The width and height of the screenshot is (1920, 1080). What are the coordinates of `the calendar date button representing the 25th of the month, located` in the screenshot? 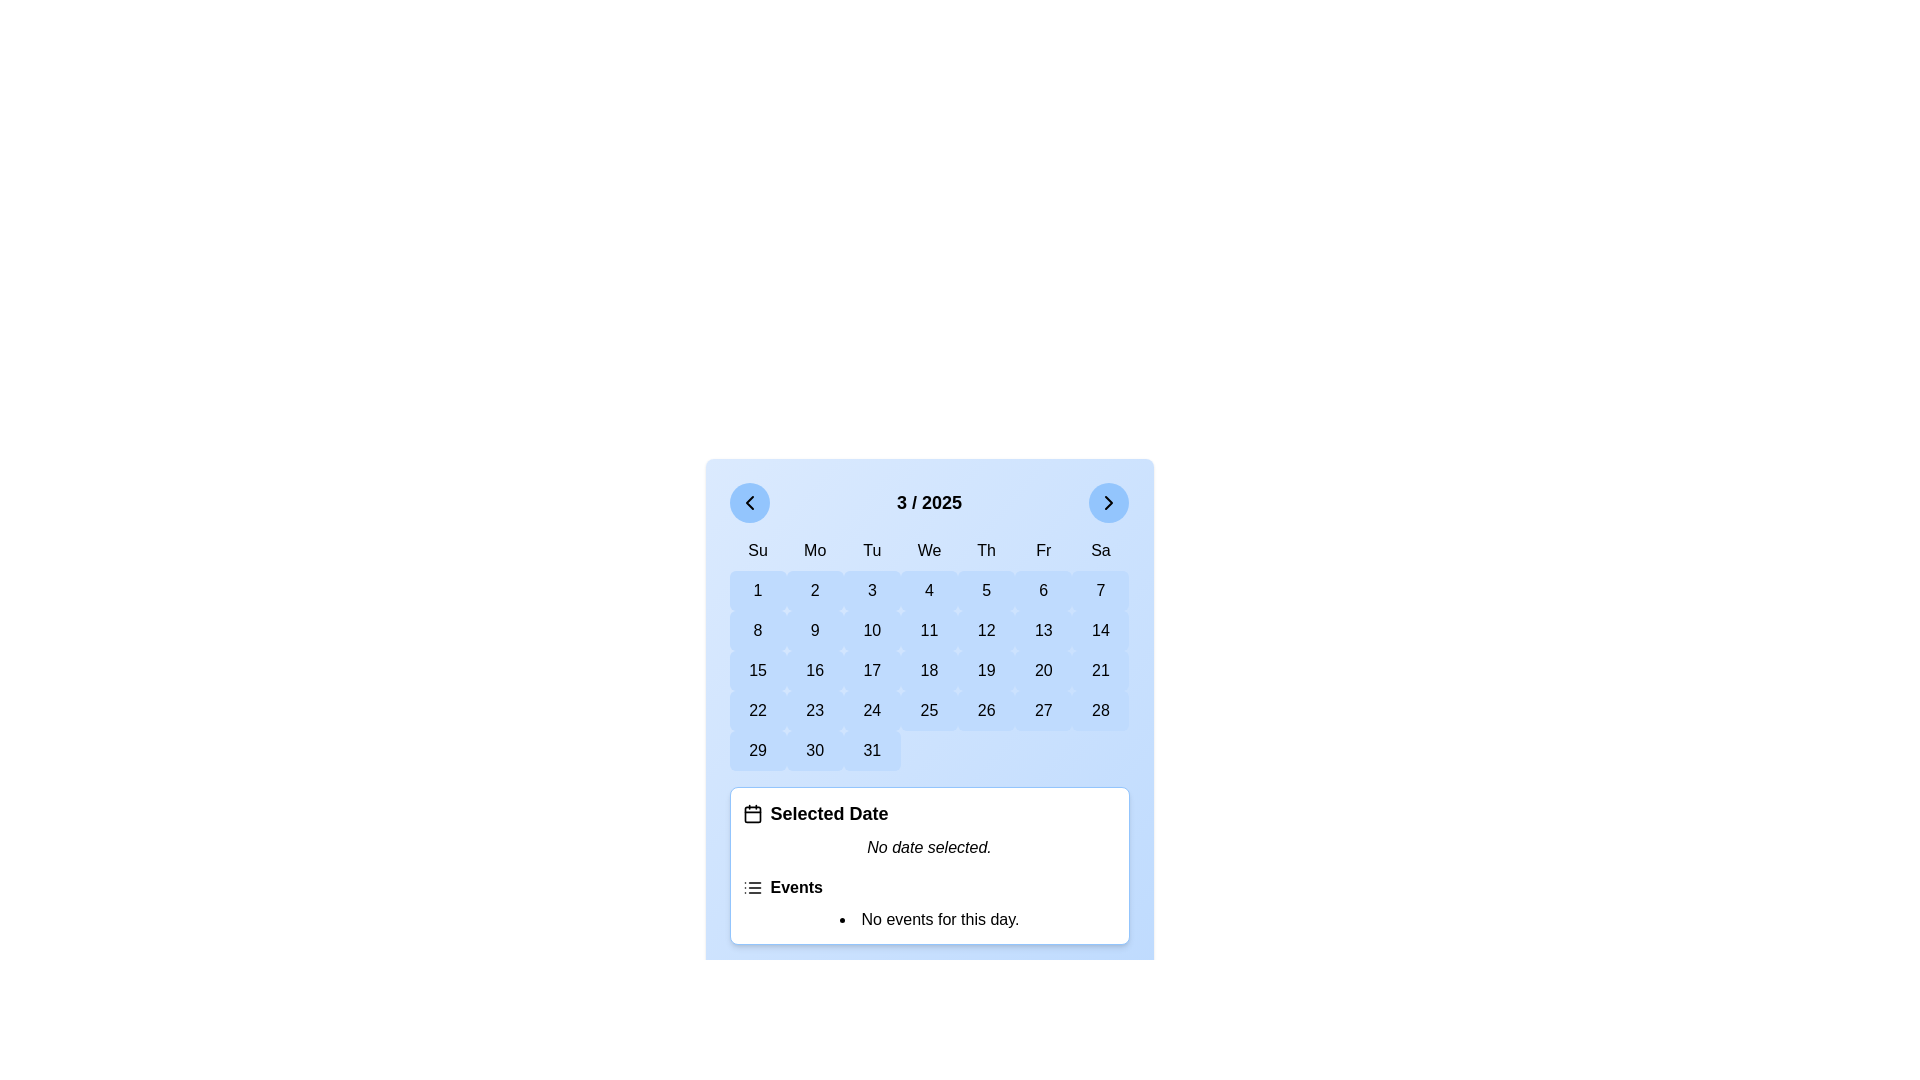 It's located at (928, 709).